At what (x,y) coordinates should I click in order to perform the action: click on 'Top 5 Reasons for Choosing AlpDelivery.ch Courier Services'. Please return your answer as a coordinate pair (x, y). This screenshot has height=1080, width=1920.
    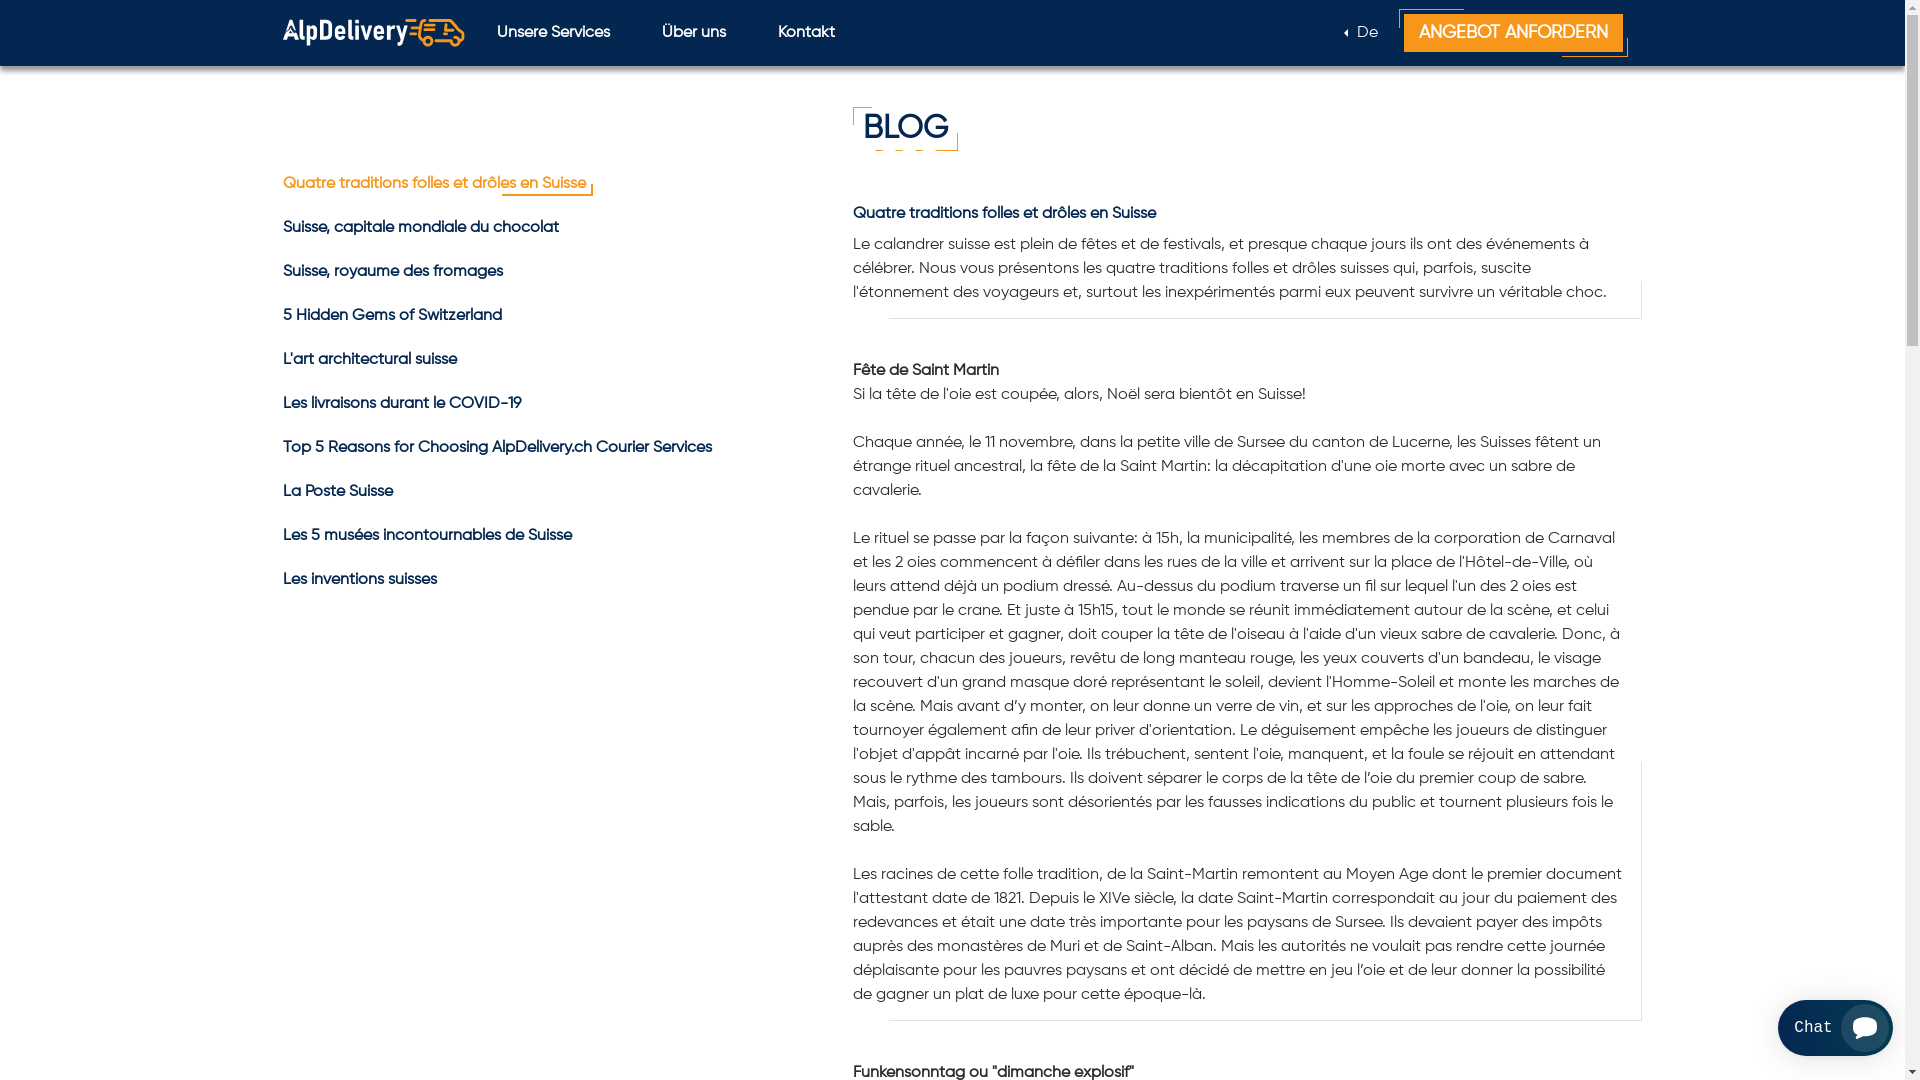
    Looking at the image, I should click on (496, 446).